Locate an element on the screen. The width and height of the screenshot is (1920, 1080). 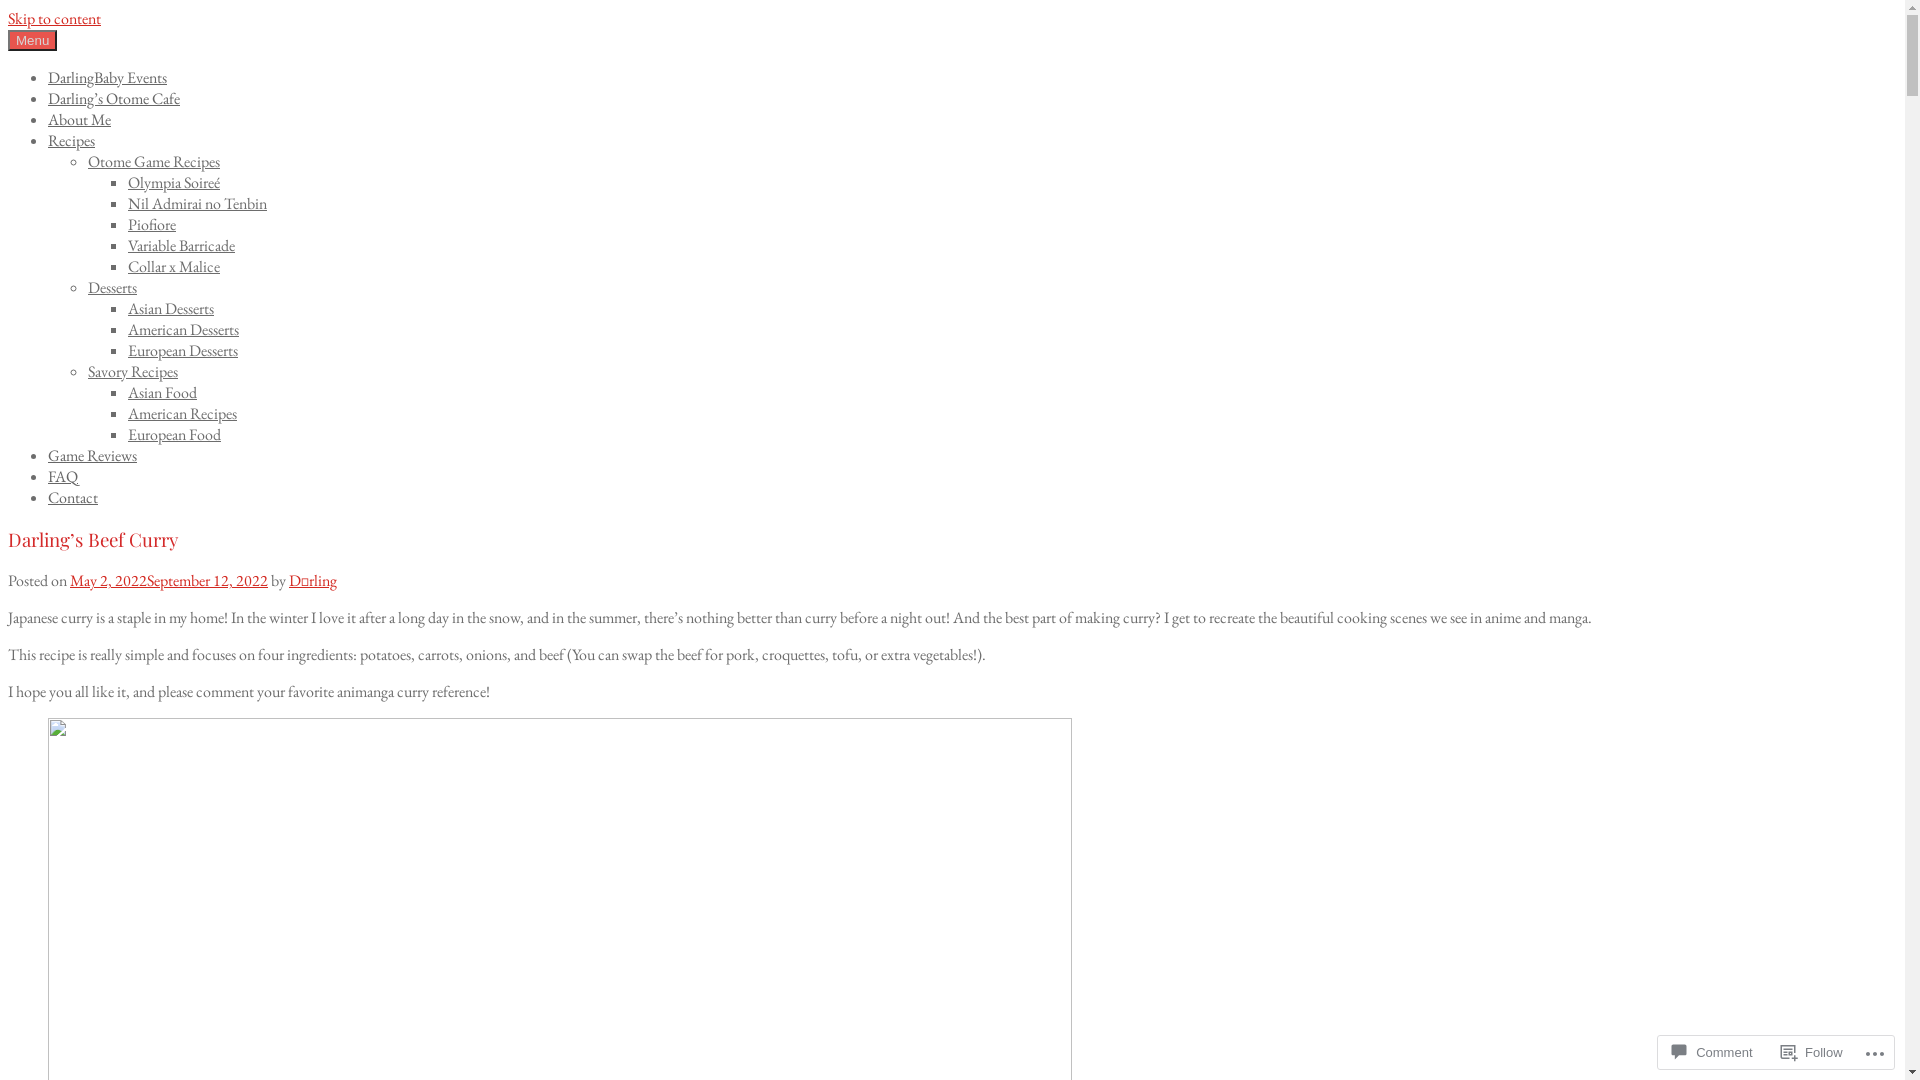
'European Desserts' is located at coordinates (182, 349).